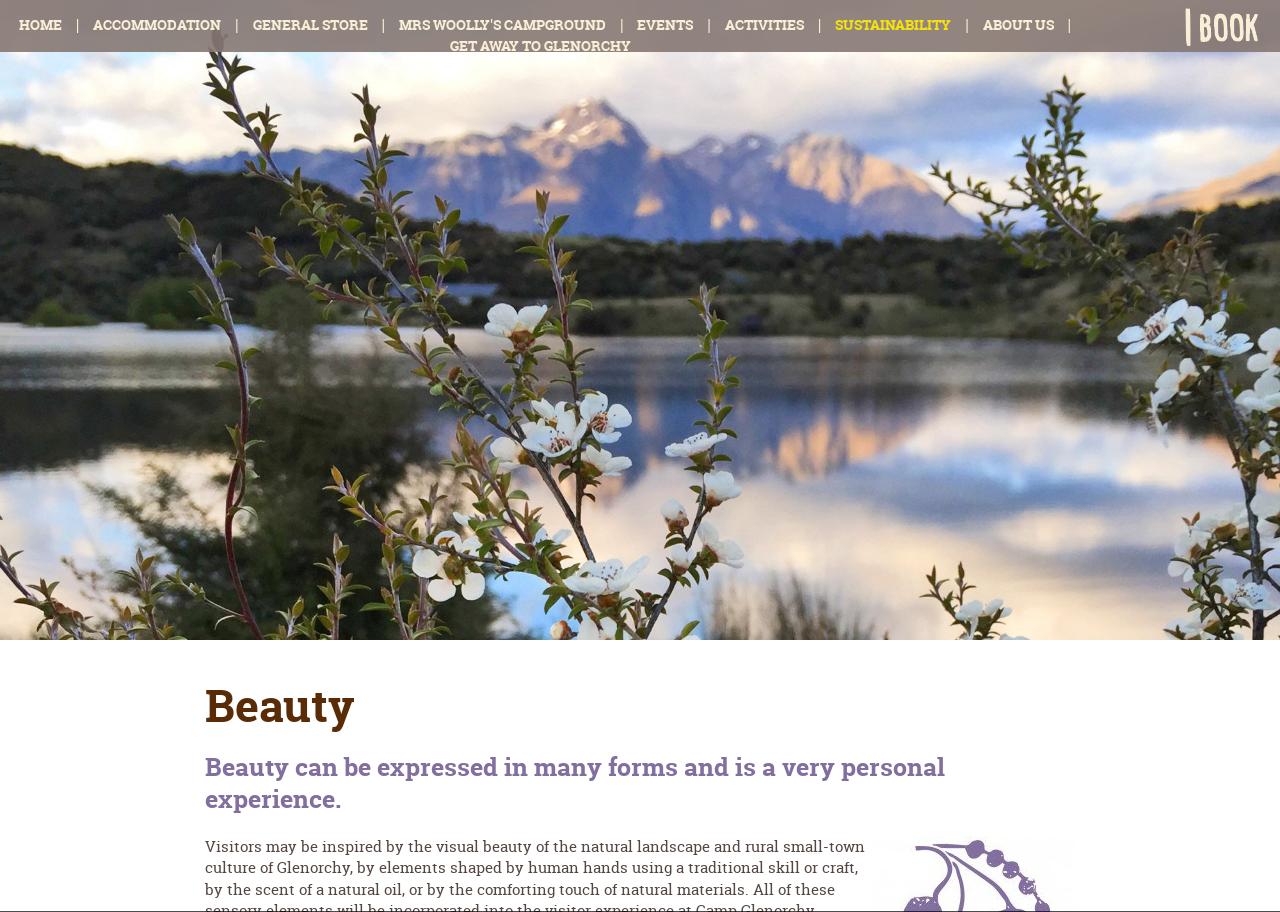 The height and width of the screenshot is (912, 1280). I want to click on 'Events', so click(664, 24).